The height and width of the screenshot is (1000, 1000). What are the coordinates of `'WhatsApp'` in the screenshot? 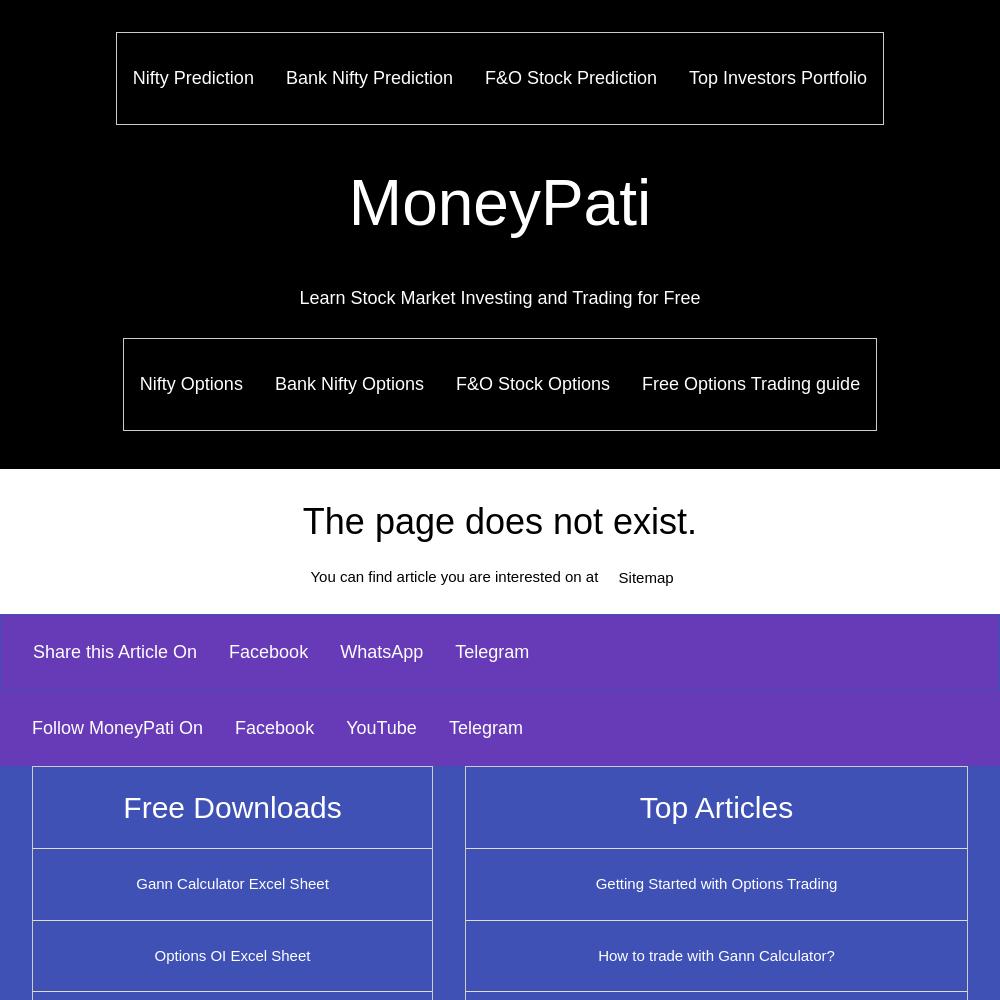 It's located at (339, 651).